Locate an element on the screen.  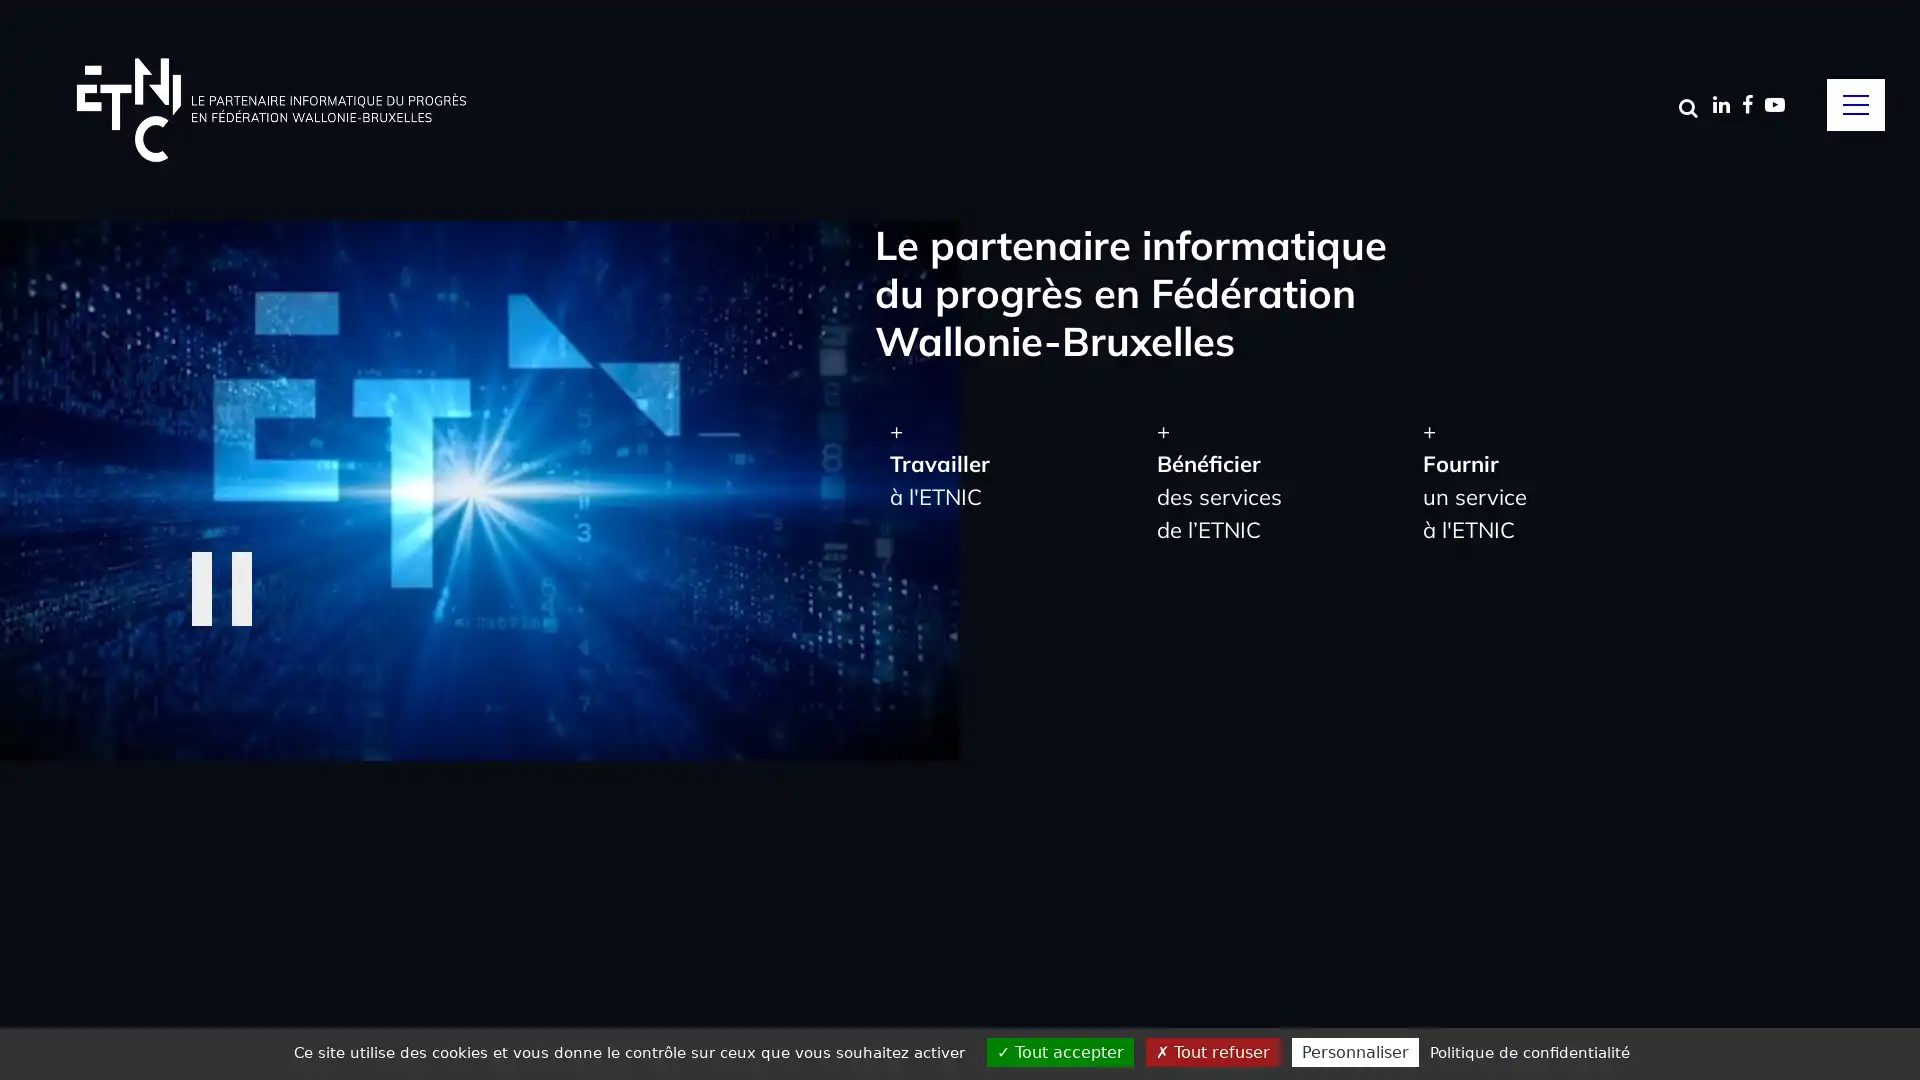
Menu is located at coordinates (1855, 104).